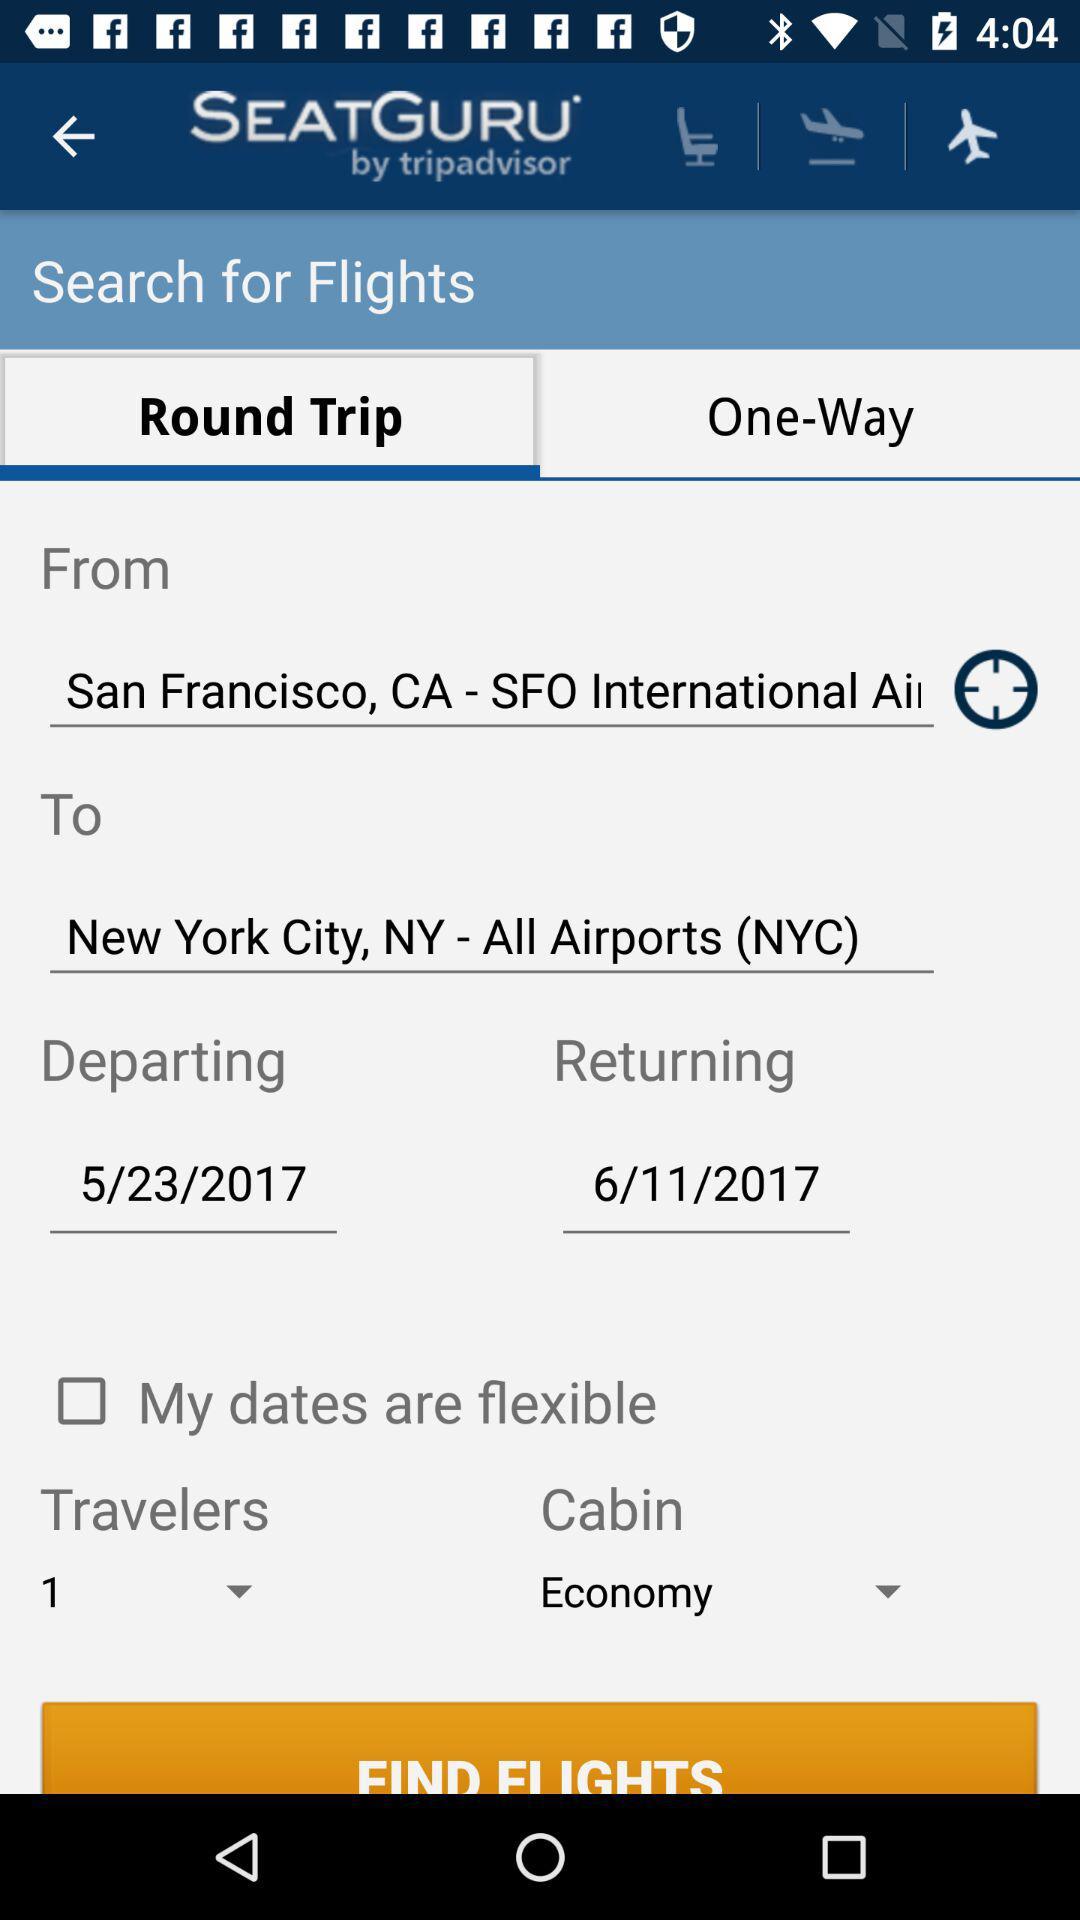 The width and height of the screenshot is (1080, 1920). What do you see at coordinates (270, 414) in the screenshot?
I see `the icon above the from` at bounding box center [270, 414].